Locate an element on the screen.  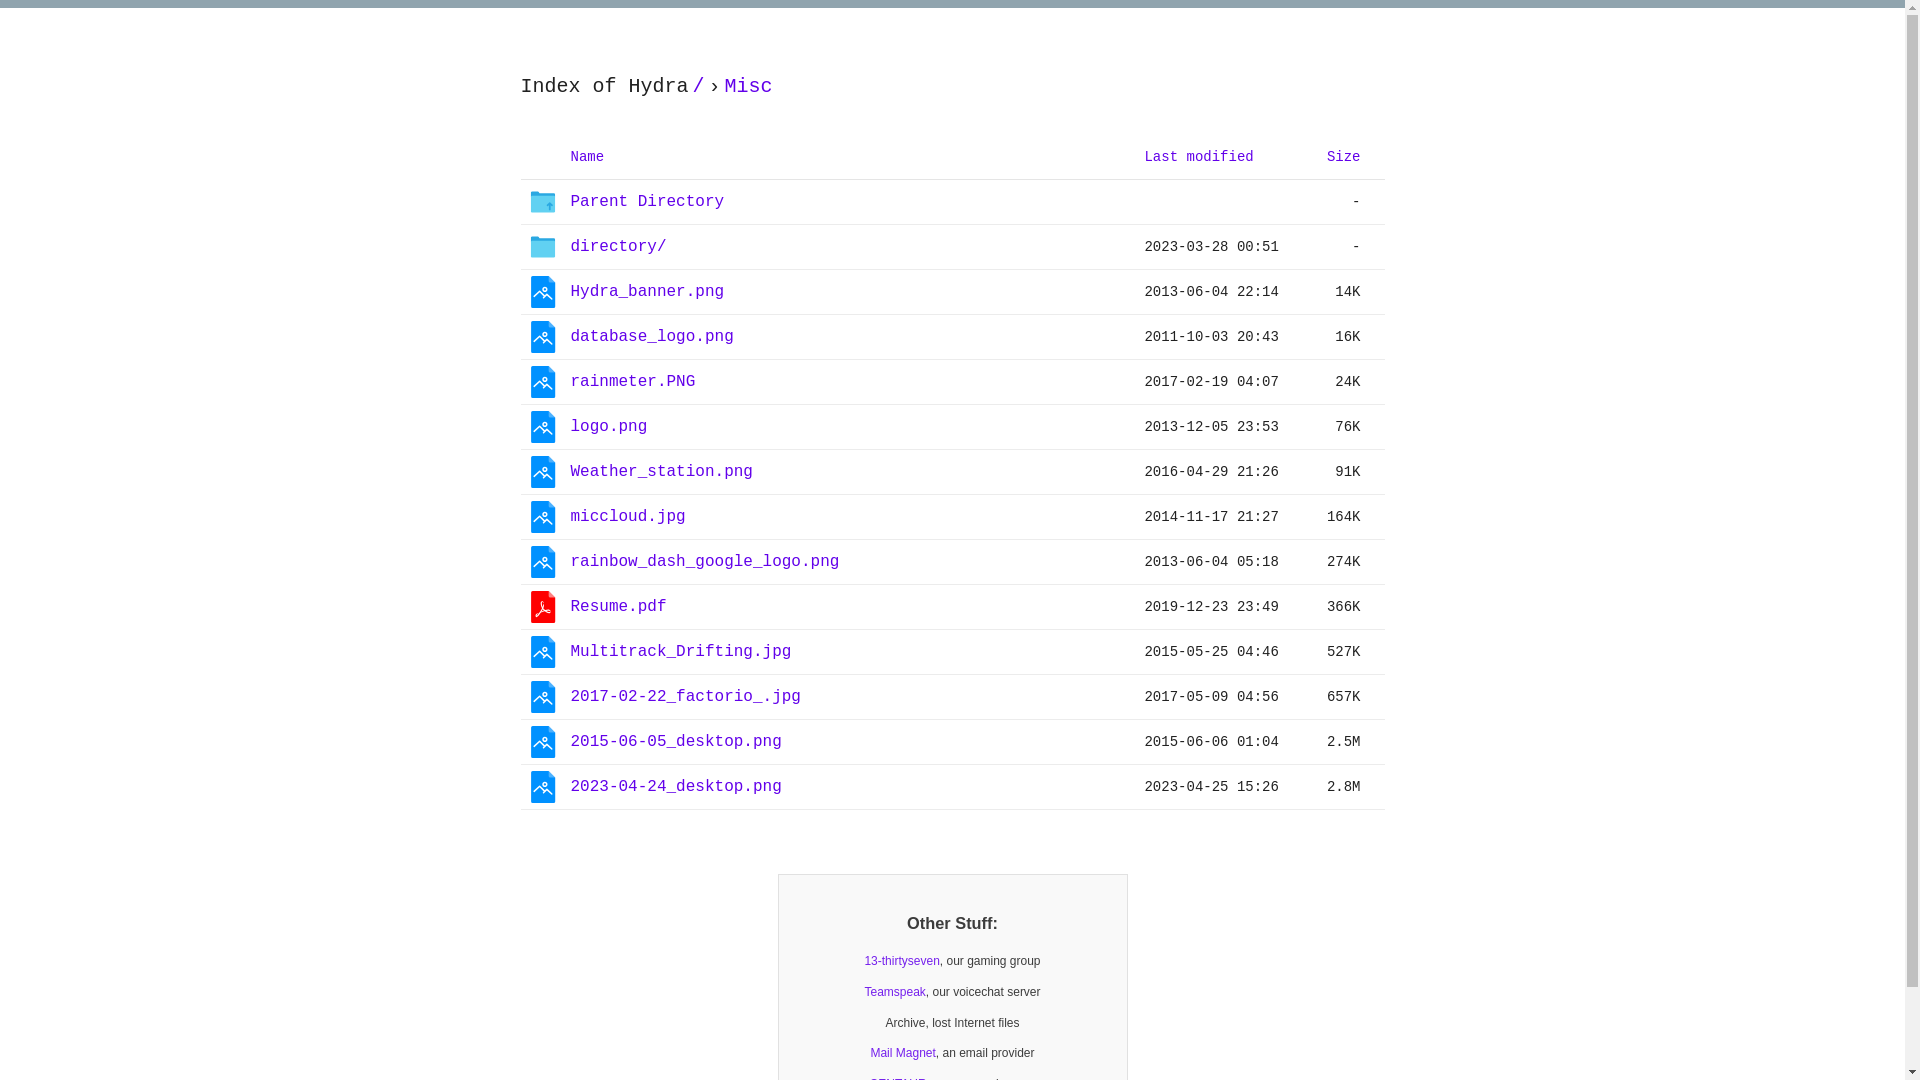
'database_logo.png' is located at coordinates (651, 336).